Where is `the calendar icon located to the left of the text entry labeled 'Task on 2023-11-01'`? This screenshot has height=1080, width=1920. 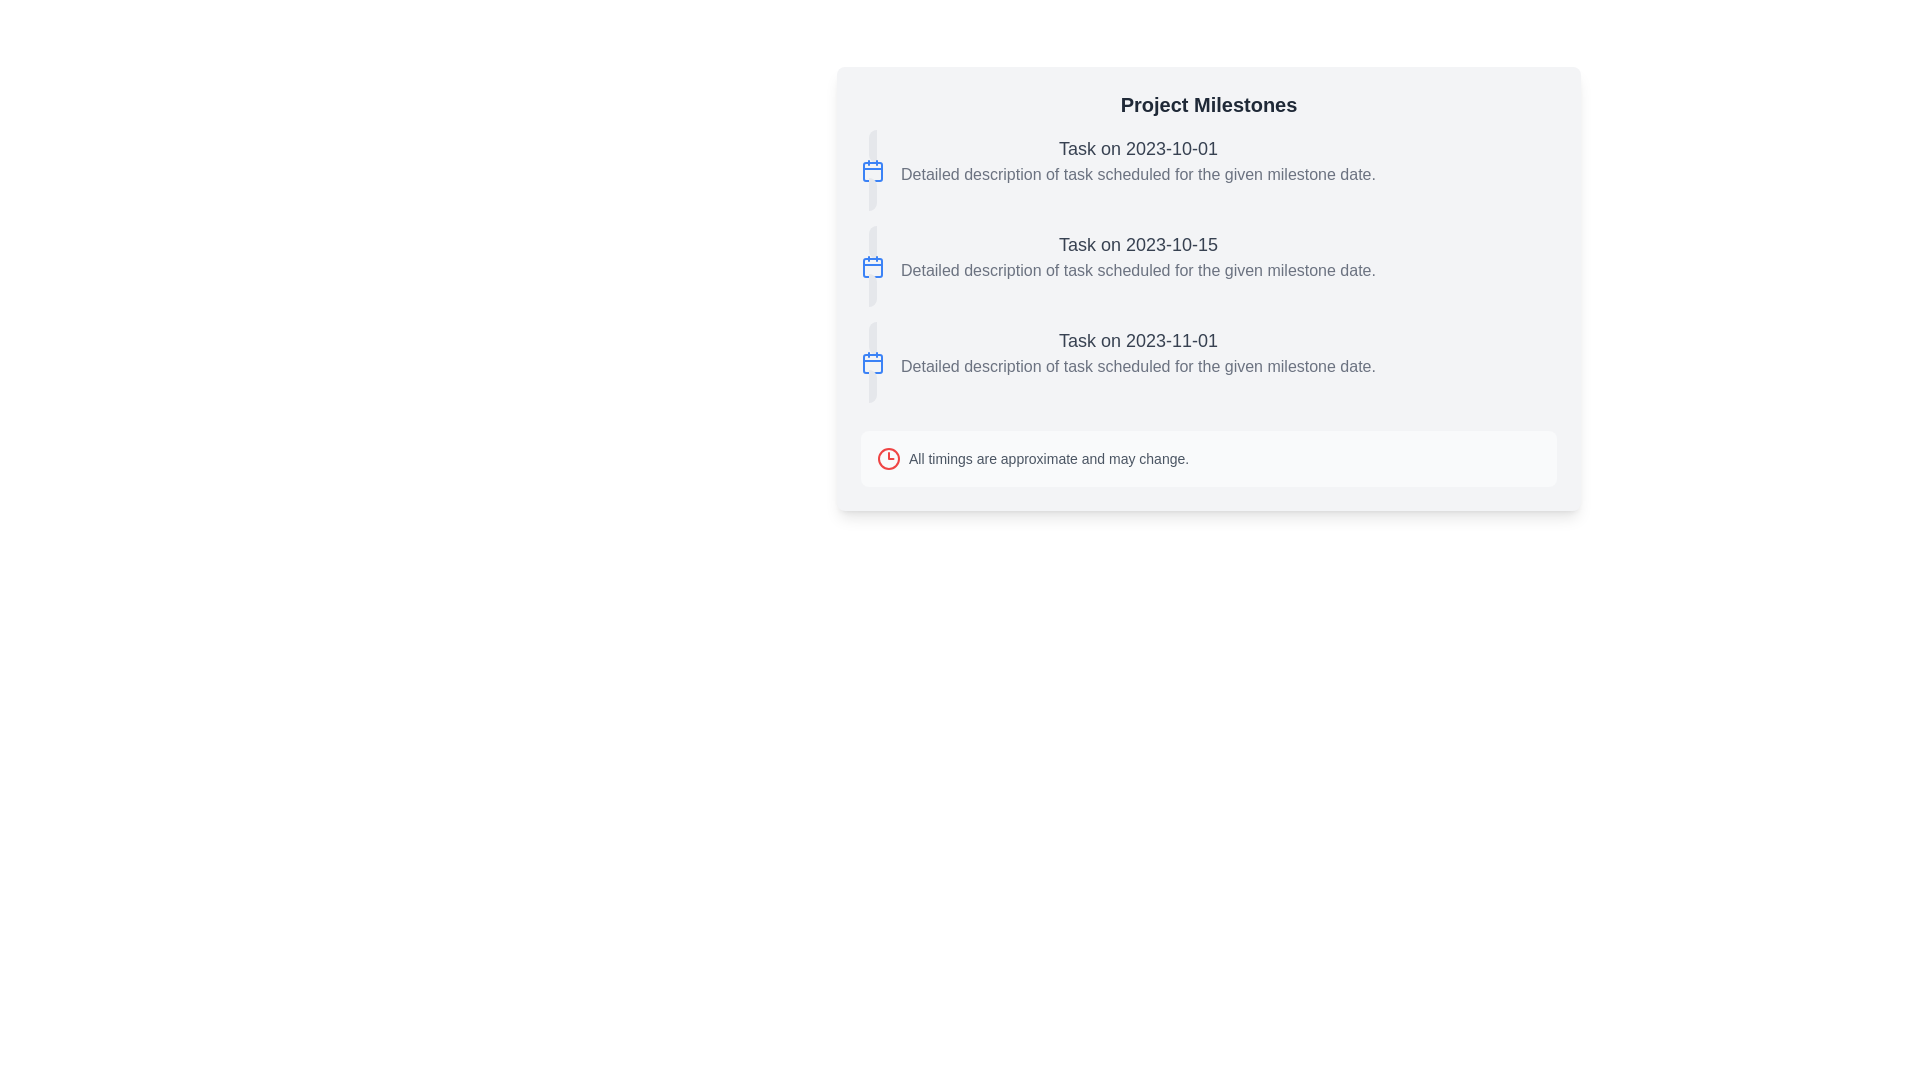 the calendar icon located to the left of the text entry labeled 'Task on 2023-11-01' is located at coordinates (873, 362).